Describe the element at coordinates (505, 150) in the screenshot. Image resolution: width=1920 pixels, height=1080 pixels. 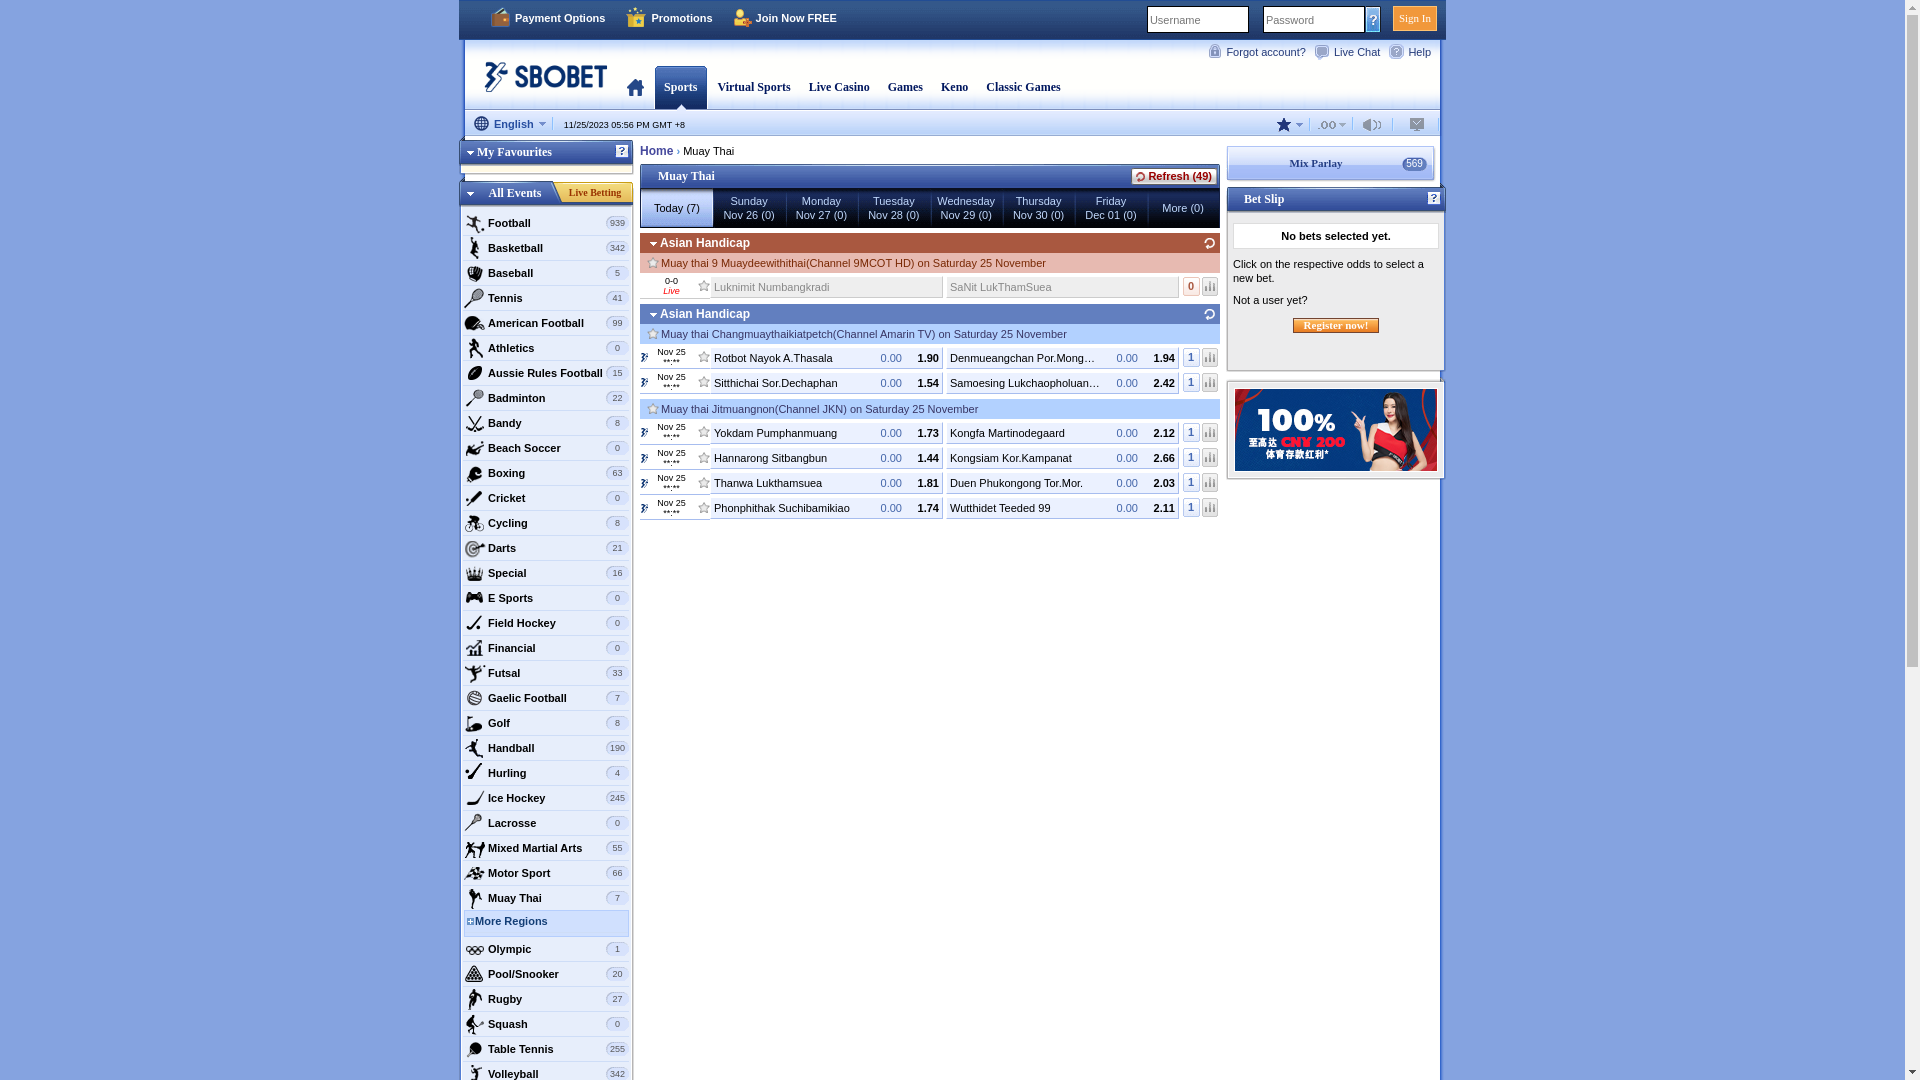
I see `'My Favourites'` at that location.